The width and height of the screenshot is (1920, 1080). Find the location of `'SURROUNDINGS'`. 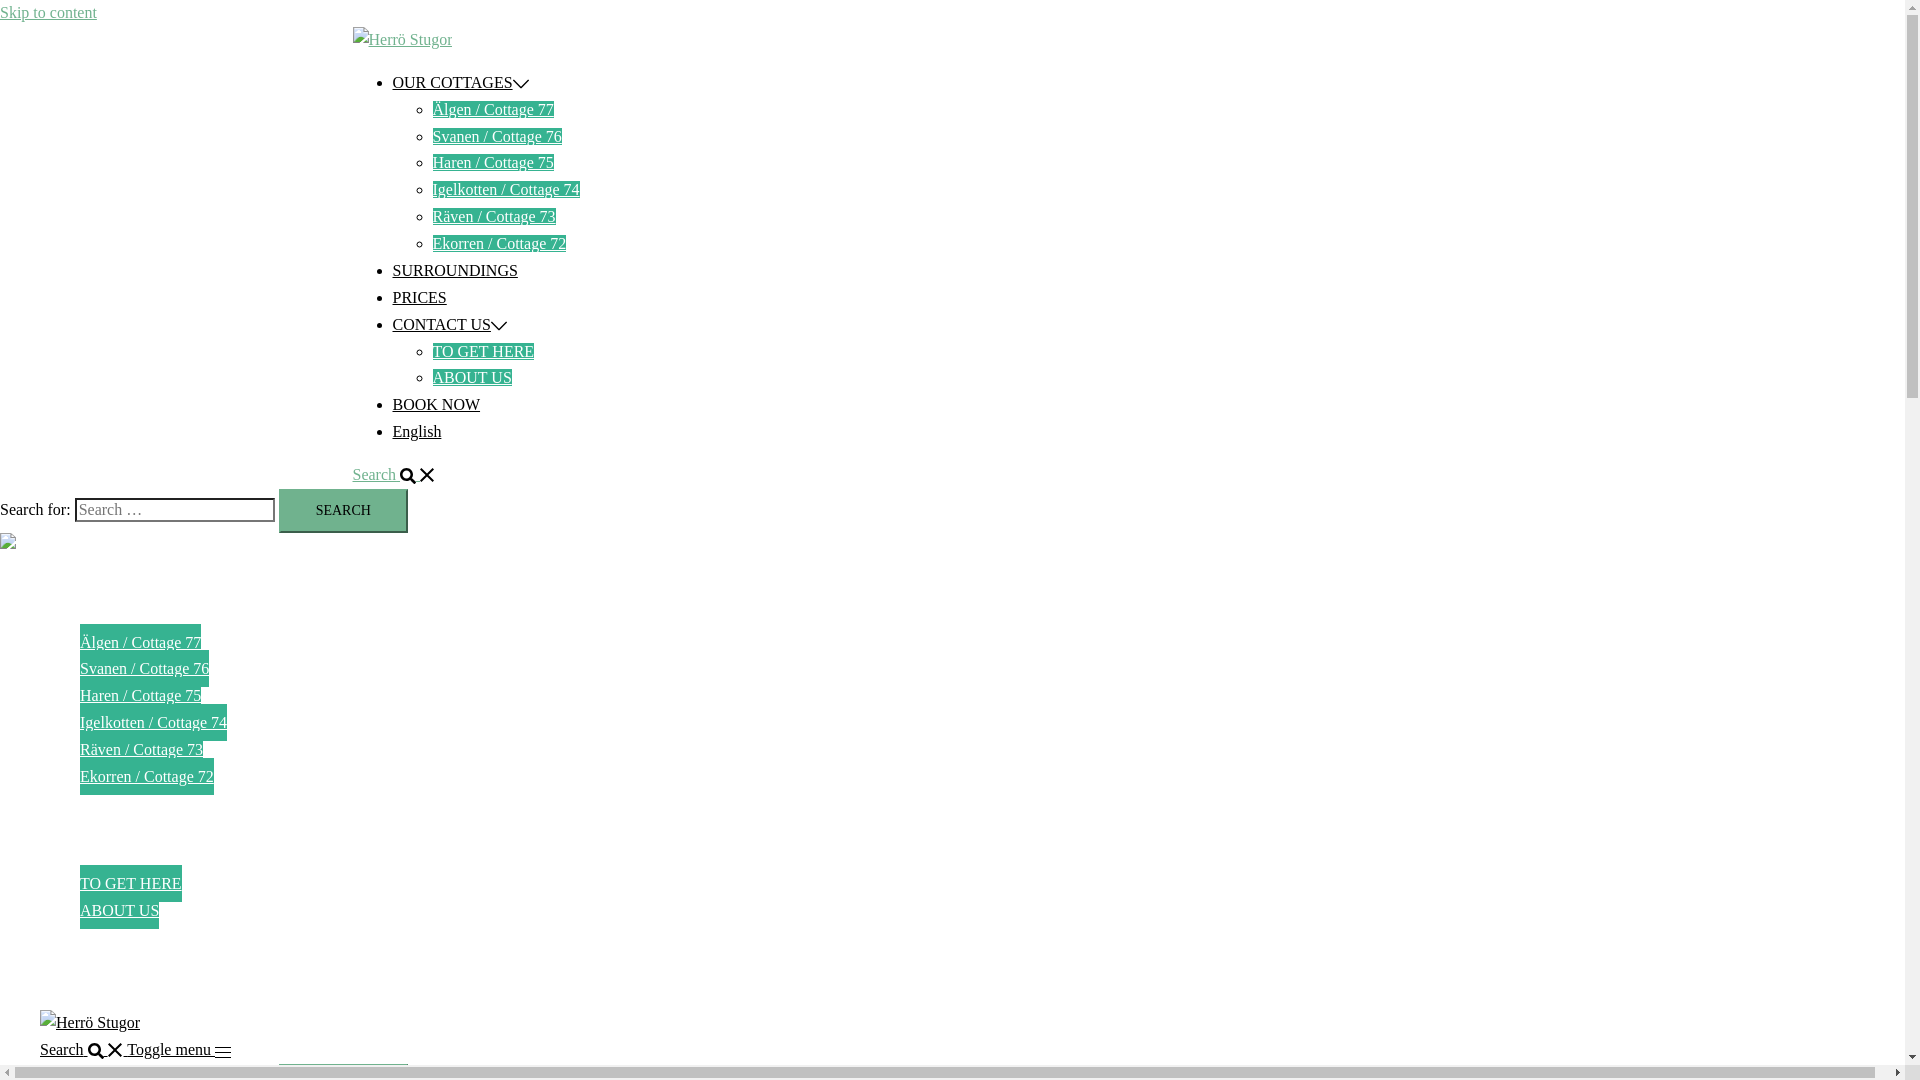

'SURROUNDINGS' is located at coordinates (453, 270).